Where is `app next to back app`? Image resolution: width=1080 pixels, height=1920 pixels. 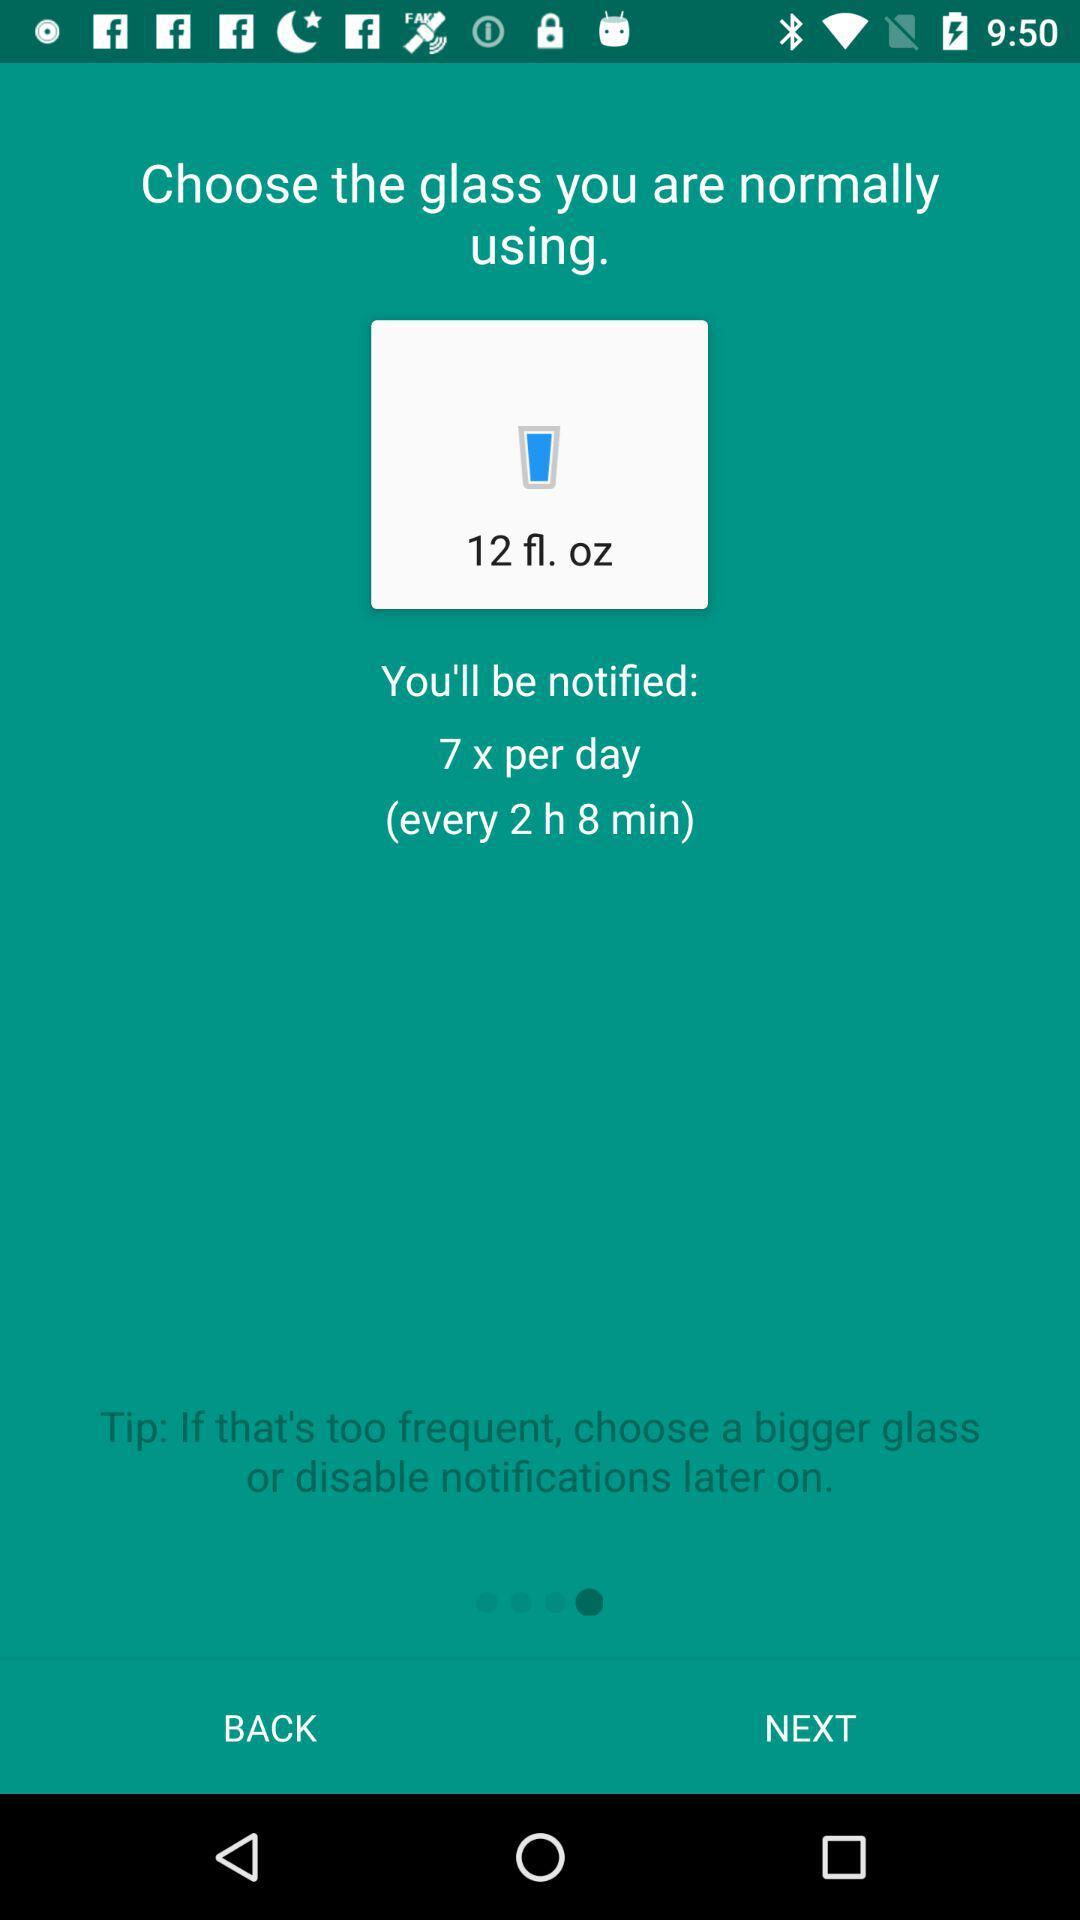
app next to back app is located at coordinates (810, 1726).